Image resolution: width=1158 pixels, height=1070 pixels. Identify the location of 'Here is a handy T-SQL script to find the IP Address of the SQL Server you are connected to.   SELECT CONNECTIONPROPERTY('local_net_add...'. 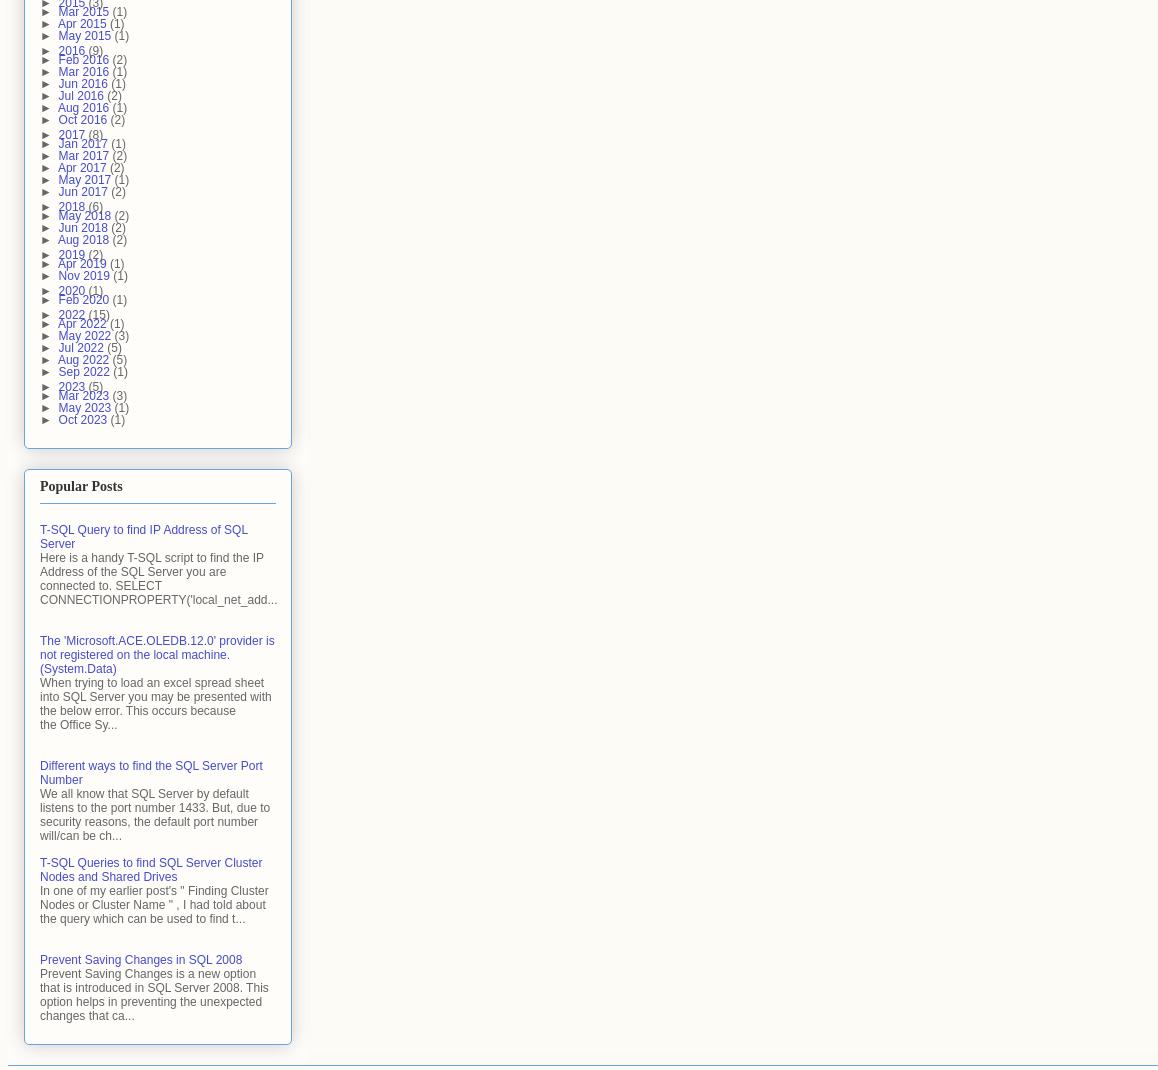
(157, 577).